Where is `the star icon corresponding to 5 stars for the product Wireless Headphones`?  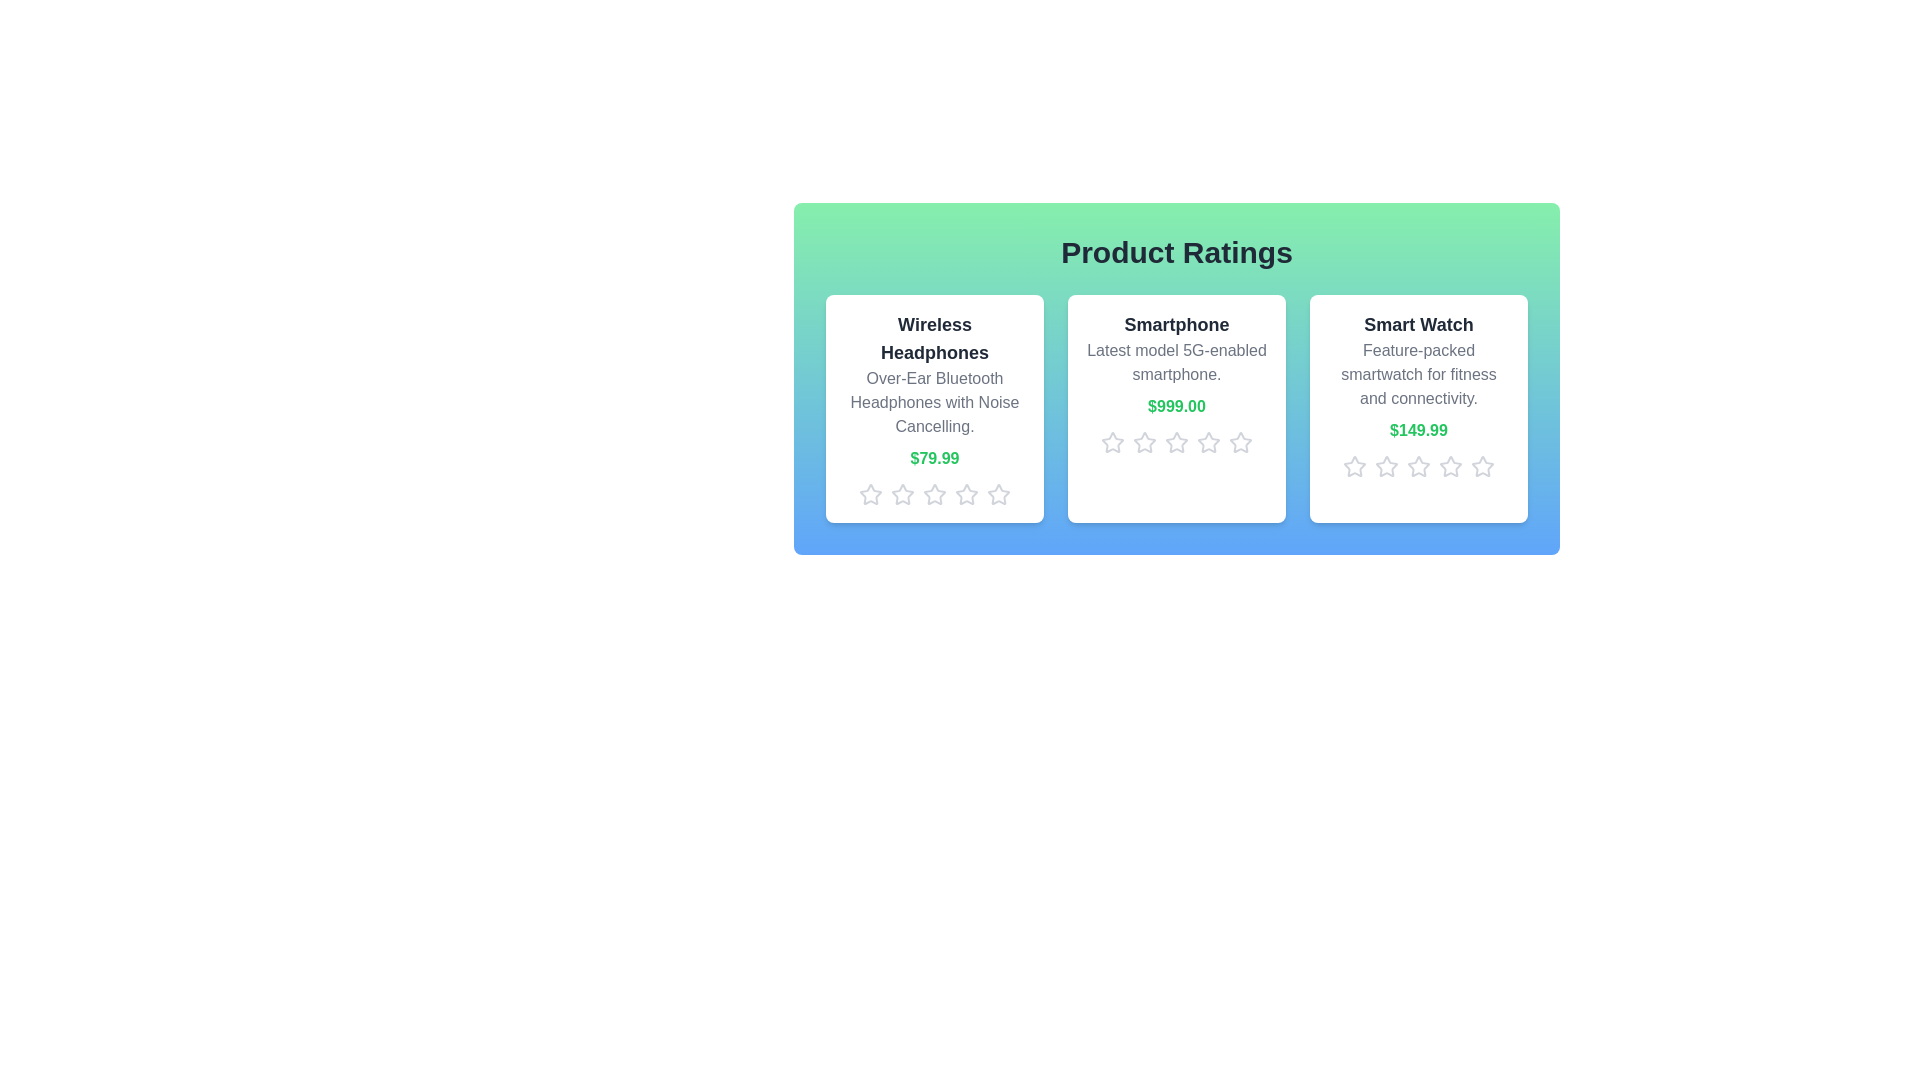
the star icon corresponding to 5 stars for the product Wireless Headphones is located at coordinates (998, 494).